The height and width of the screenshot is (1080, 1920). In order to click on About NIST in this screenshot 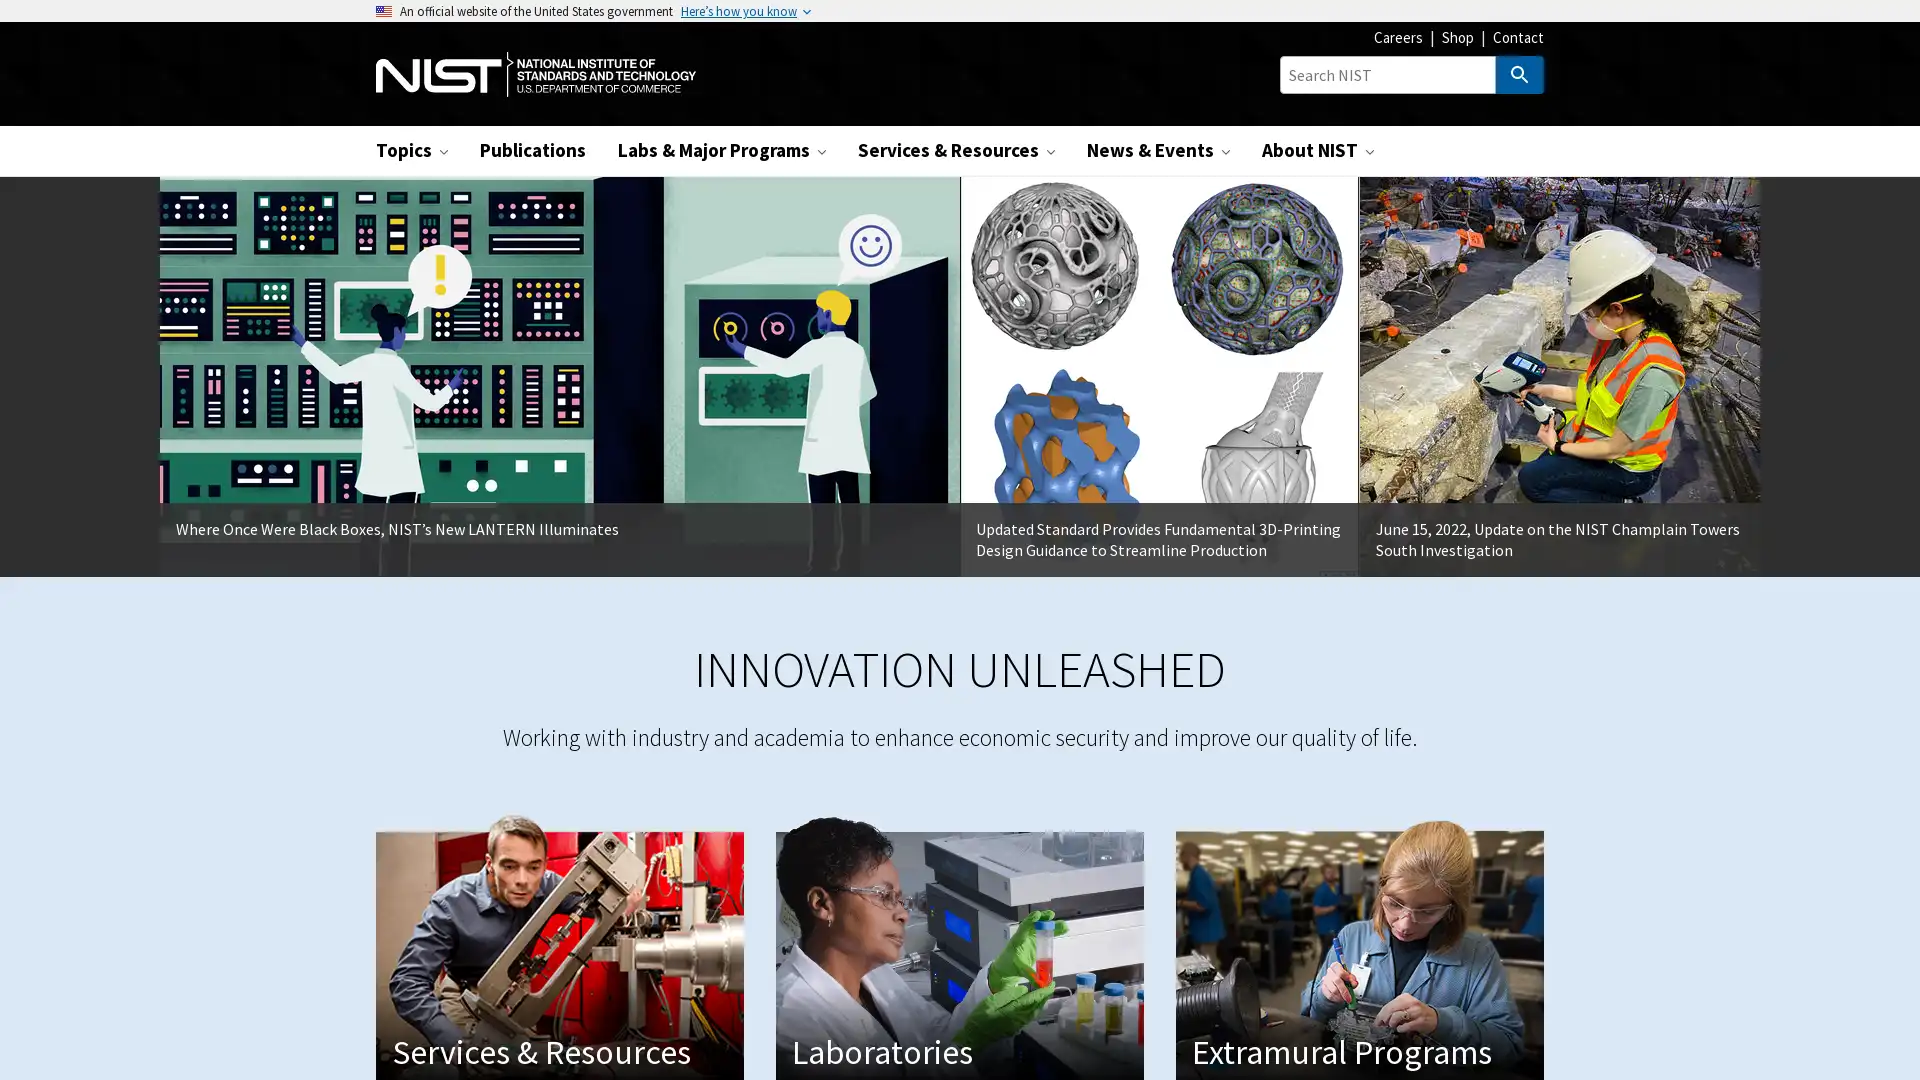, I will do `click(1318, 149)`.